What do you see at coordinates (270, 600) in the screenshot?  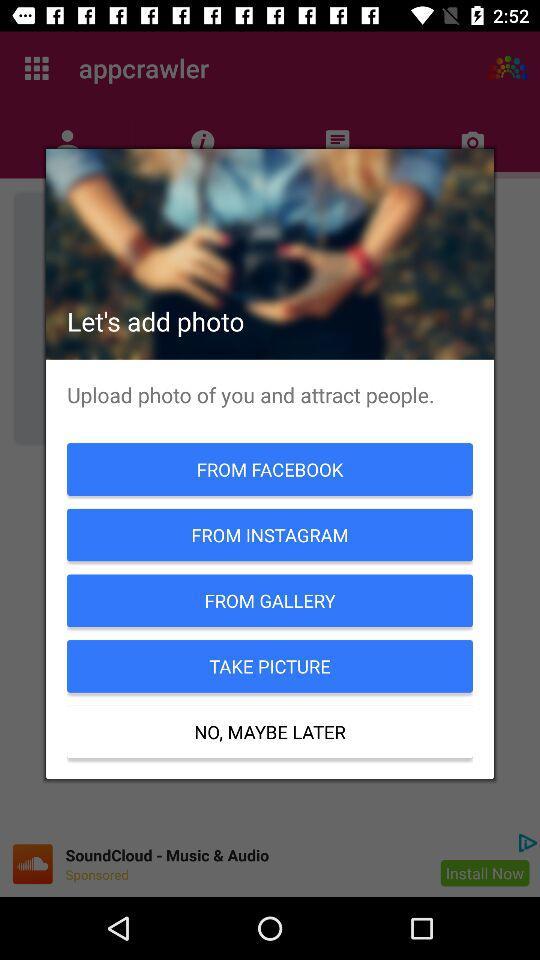 I see `icon above take picture` at bounding box center [270, 600].